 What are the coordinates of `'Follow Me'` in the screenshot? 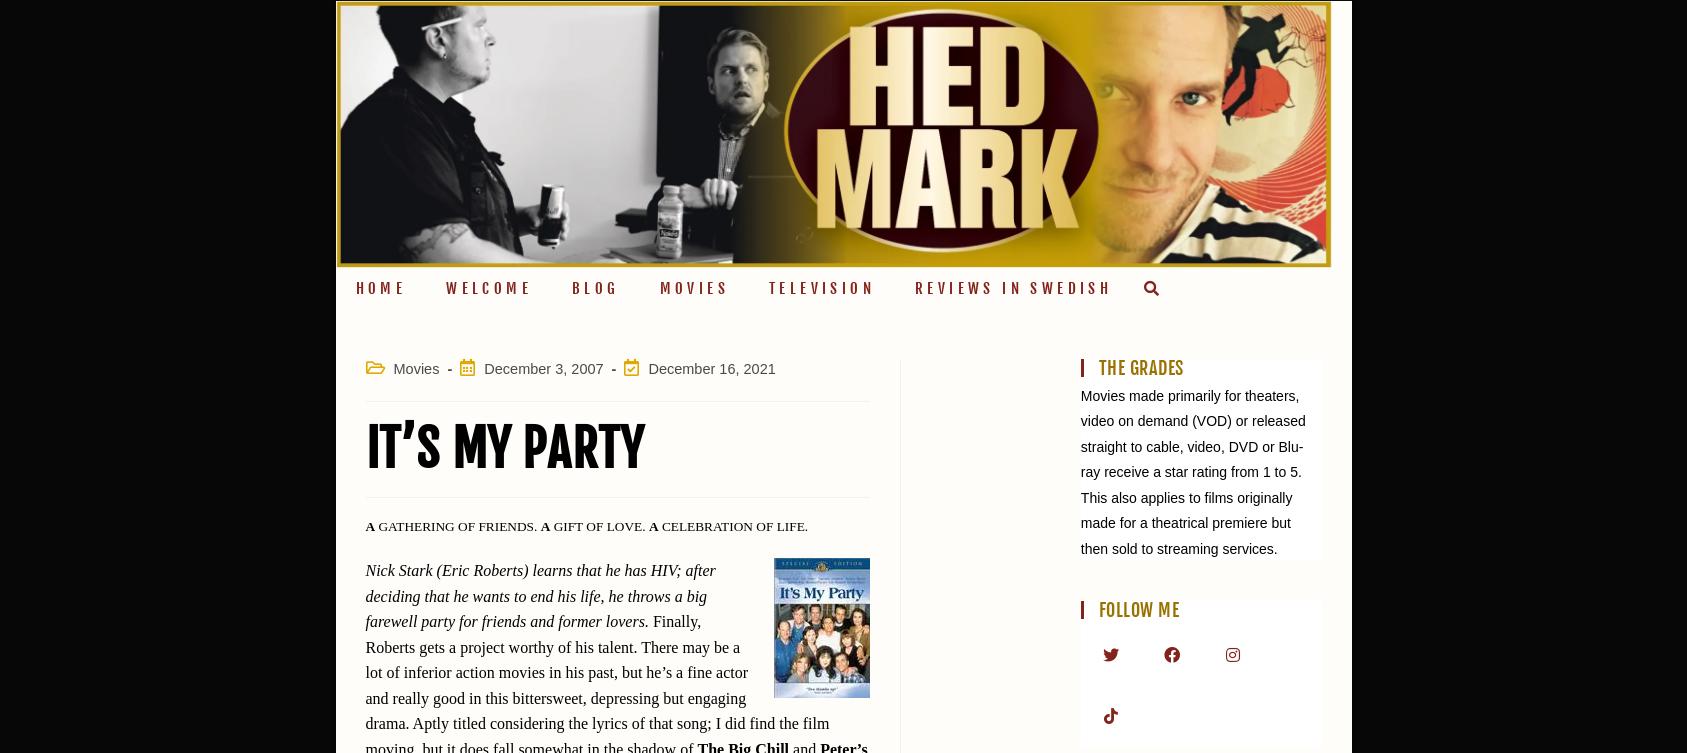 It's located at (1098, 610).